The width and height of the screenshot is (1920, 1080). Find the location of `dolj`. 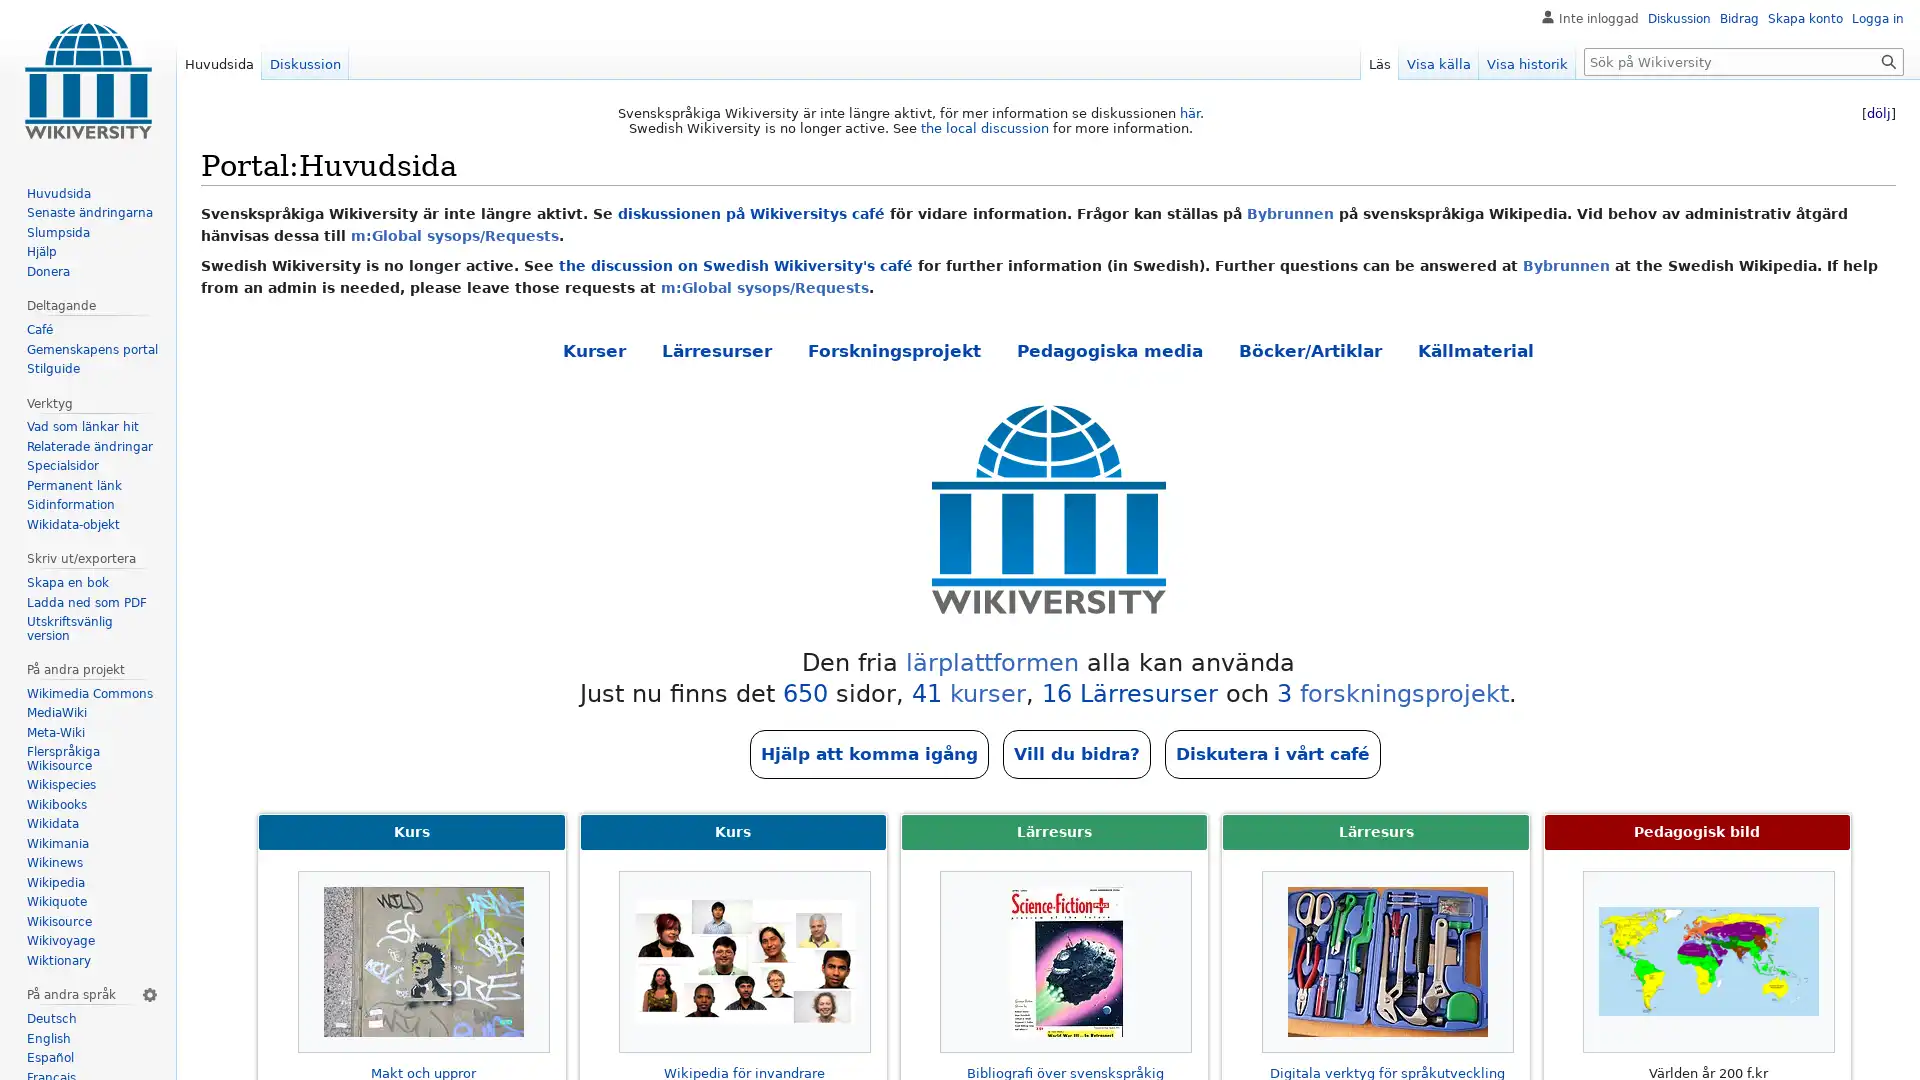

dolj is located at coordinates (1877, 113).